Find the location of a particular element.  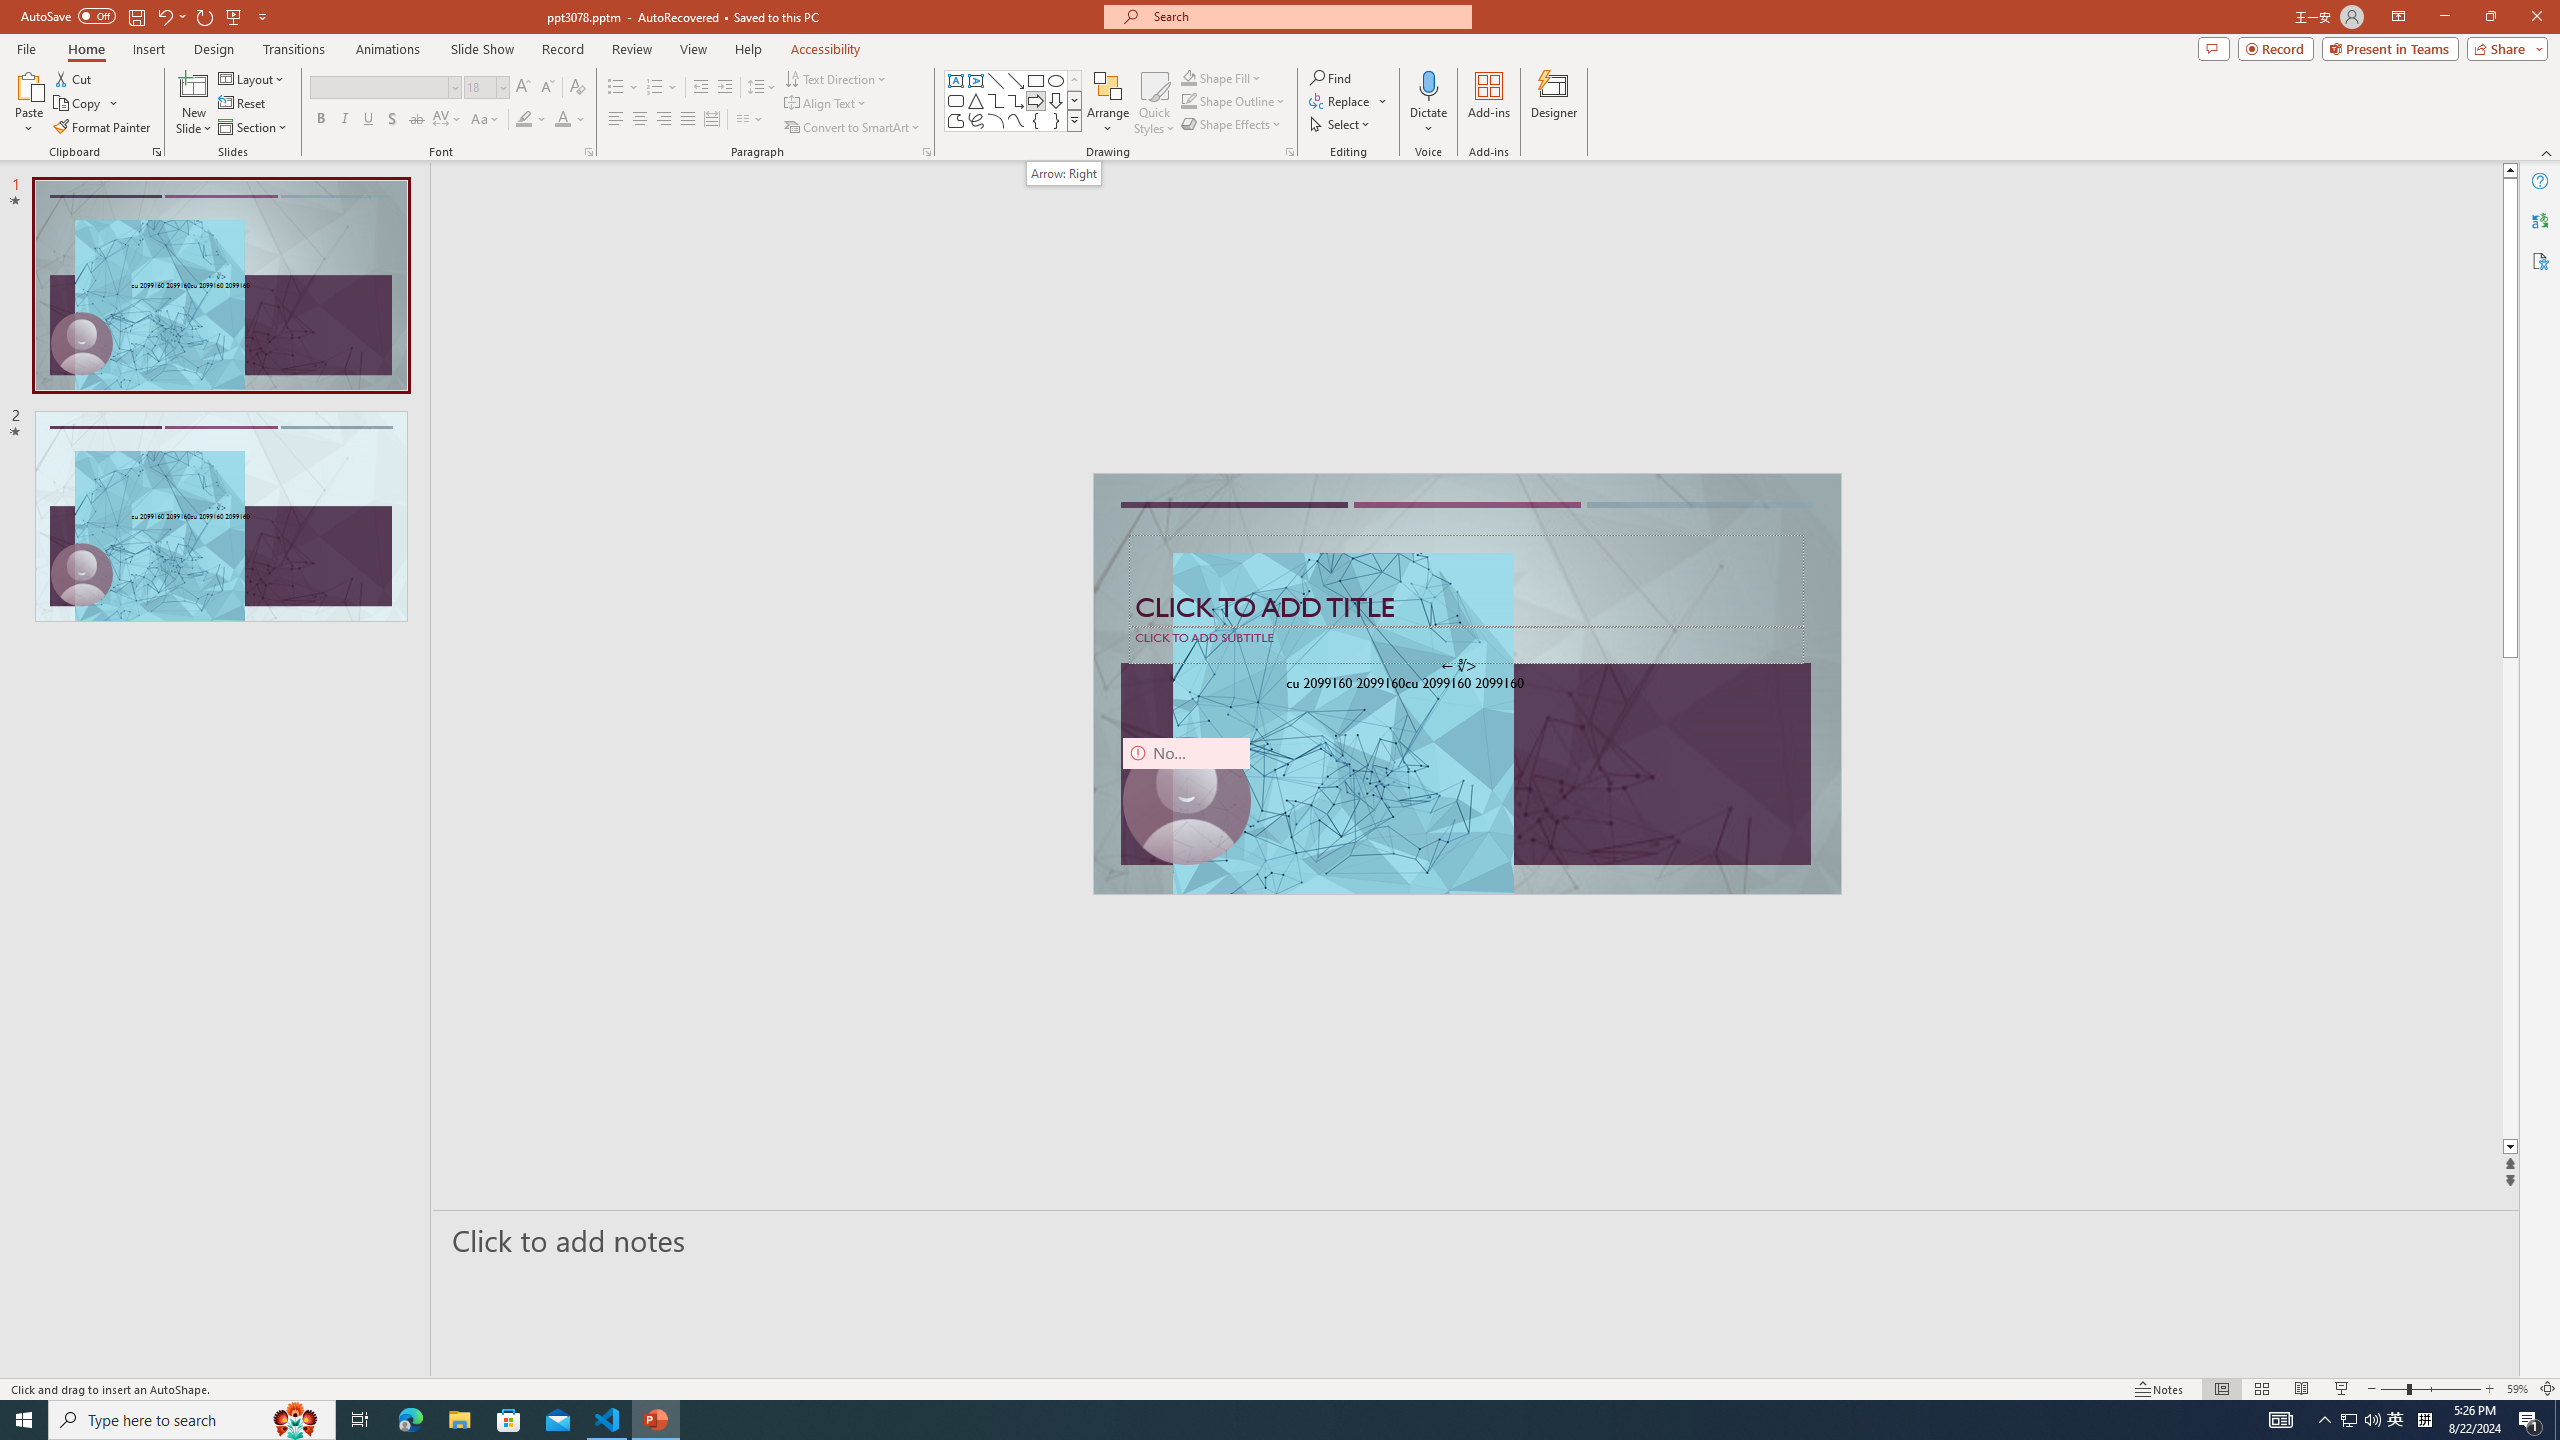

'Italic' is located at coordinates (343, 118).